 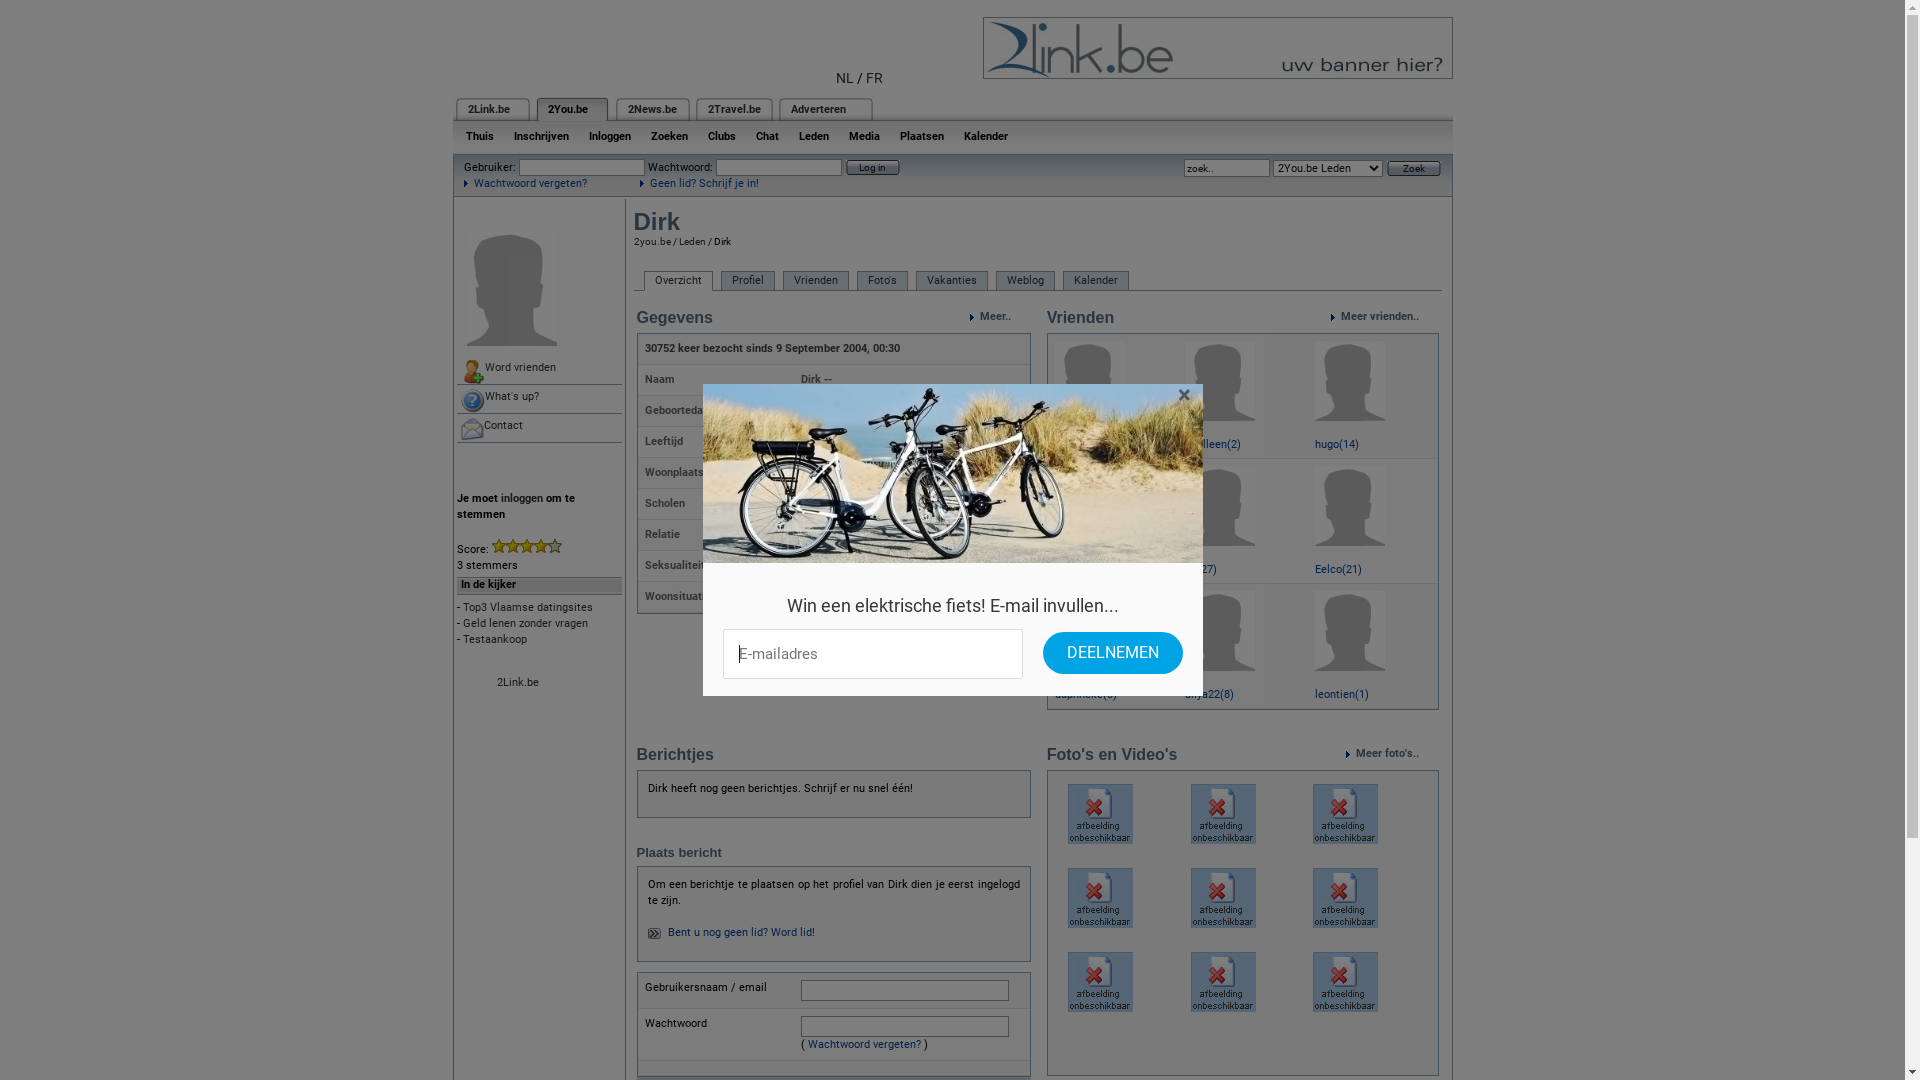 What do you see at coordinates (480, 135) in the screenshot?
I see `'Thuis'` at bounding box center [480, 135].